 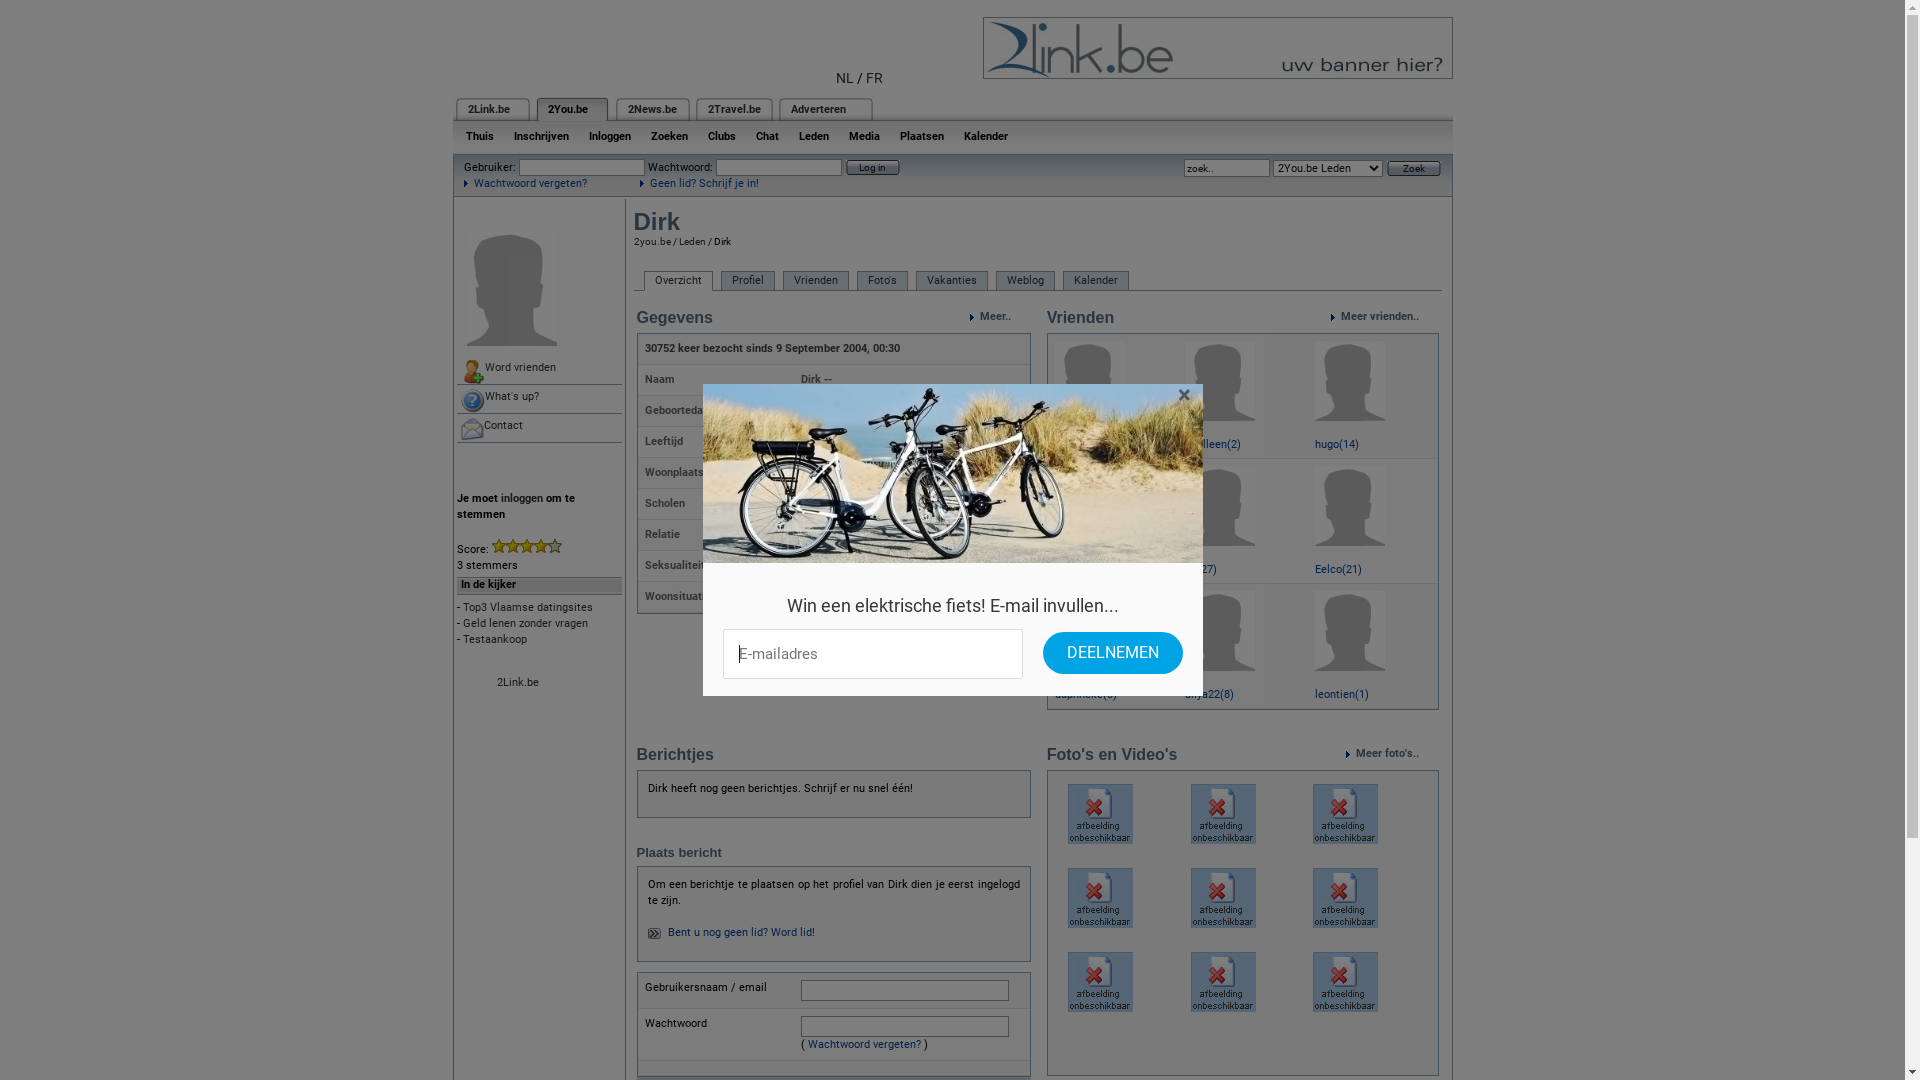 What do you see at coordinates (480, 135) in the screenshot?
I see `'Thuis'` at bounding box center [480, 135].